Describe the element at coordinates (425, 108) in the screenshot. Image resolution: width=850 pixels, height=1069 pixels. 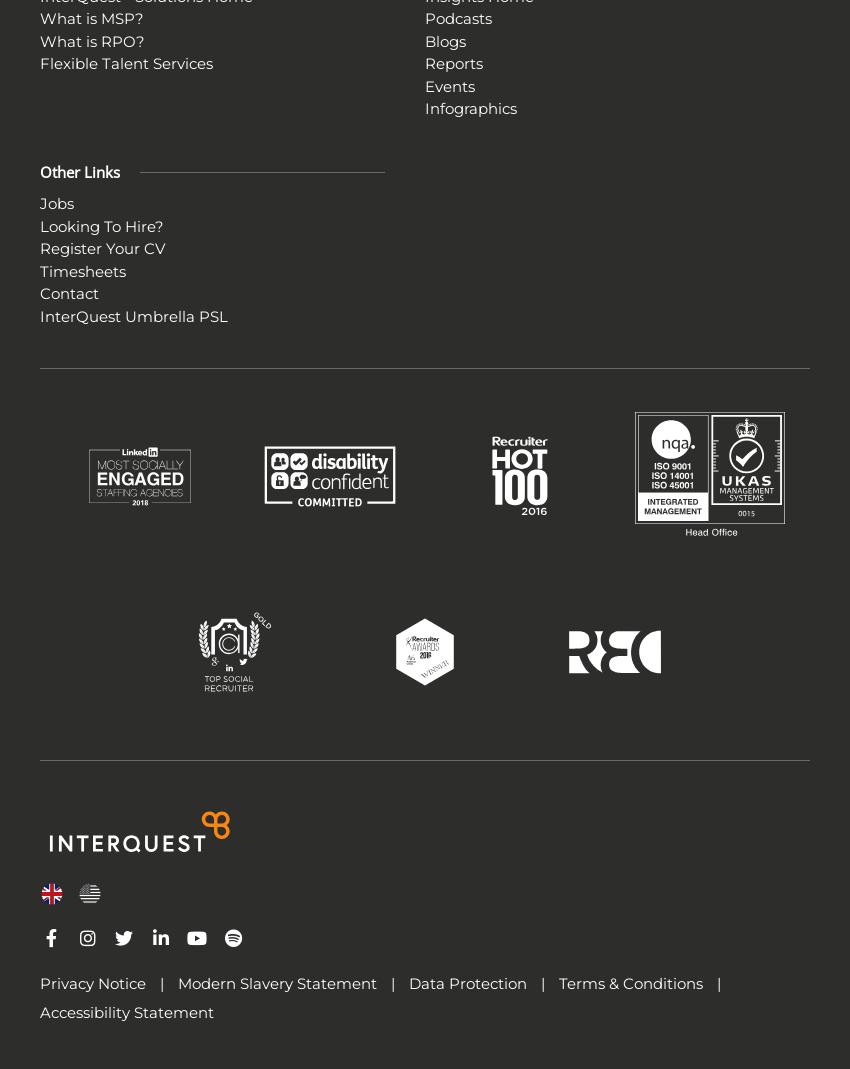
I see `'Infographics'` at that location.